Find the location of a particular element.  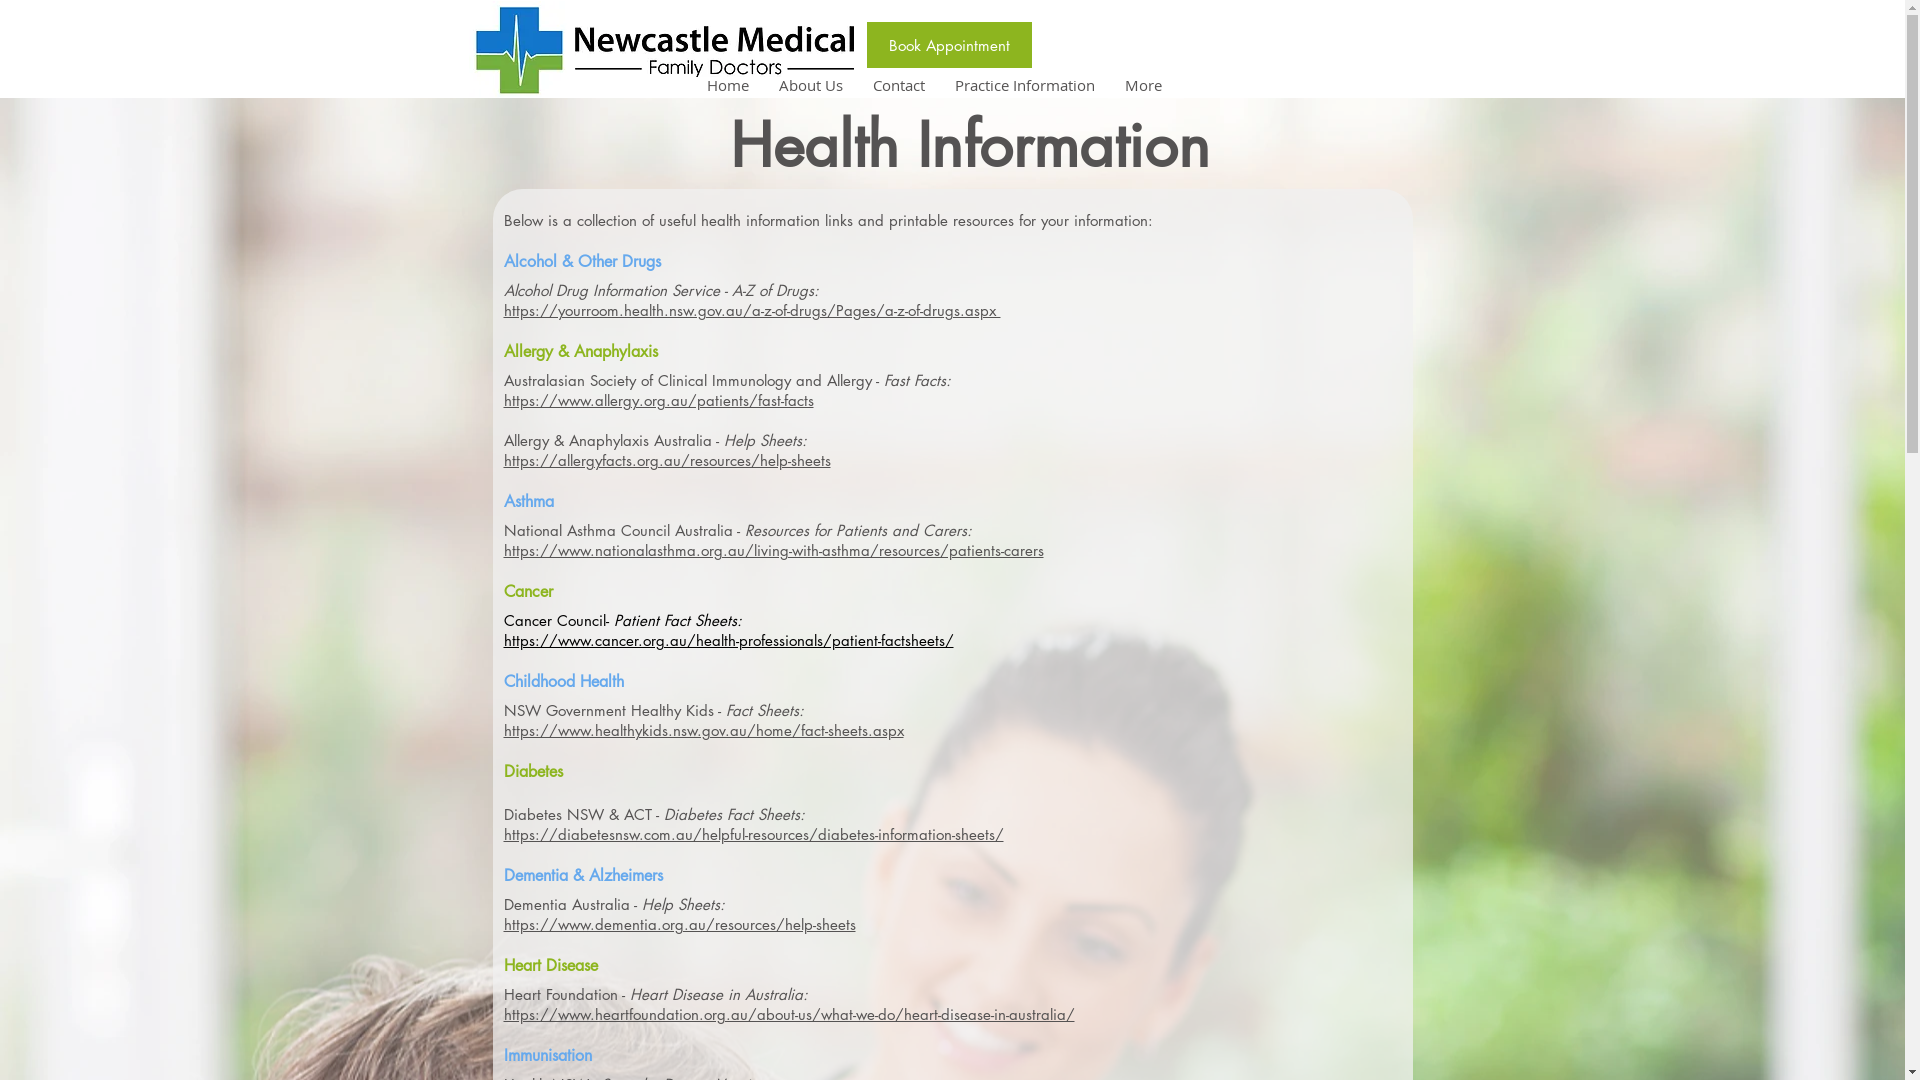

'https://allergyfacts.org.au/resources/help-sheets' is located at coordinates (667, 459).